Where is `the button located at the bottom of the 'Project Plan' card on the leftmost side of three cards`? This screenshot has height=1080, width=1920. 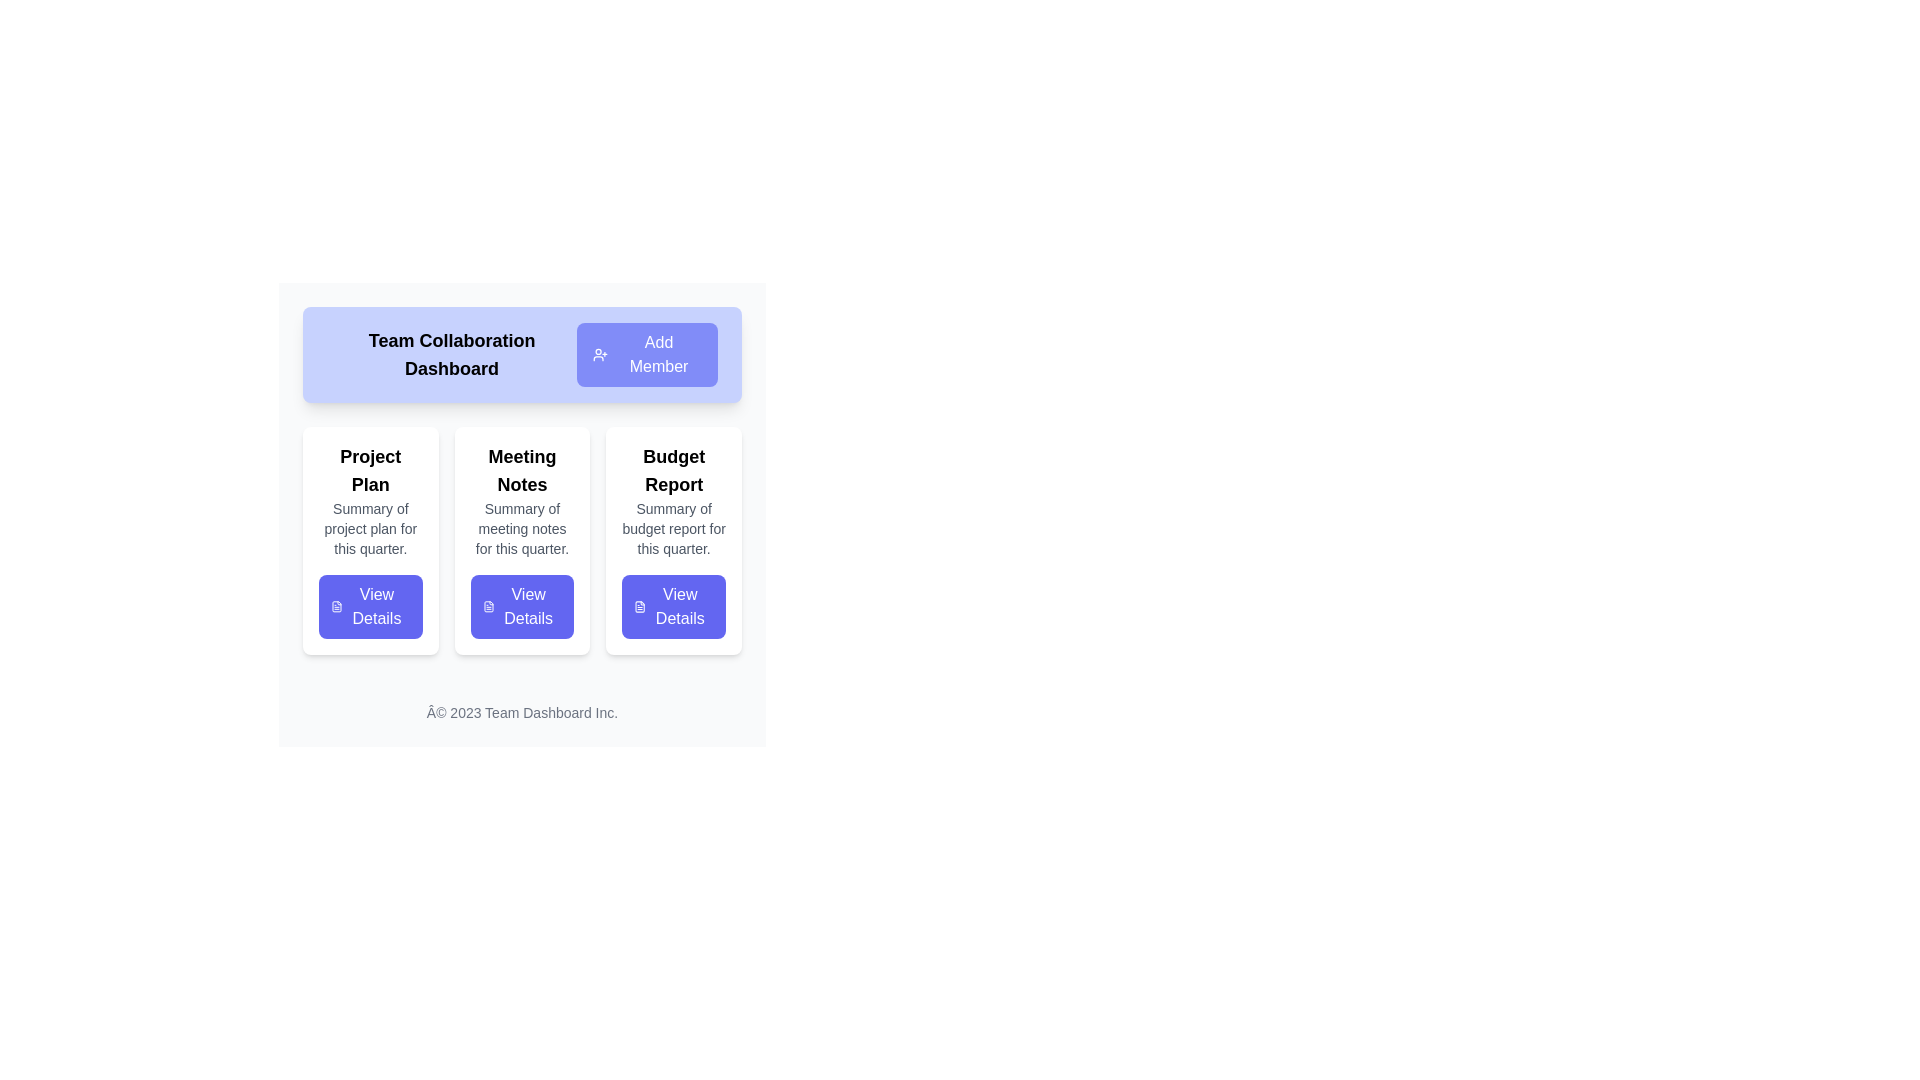 the button located at the bottom of the 'Project Plan' card on the leftmost side of three cards is located at coordinates (370, 605).